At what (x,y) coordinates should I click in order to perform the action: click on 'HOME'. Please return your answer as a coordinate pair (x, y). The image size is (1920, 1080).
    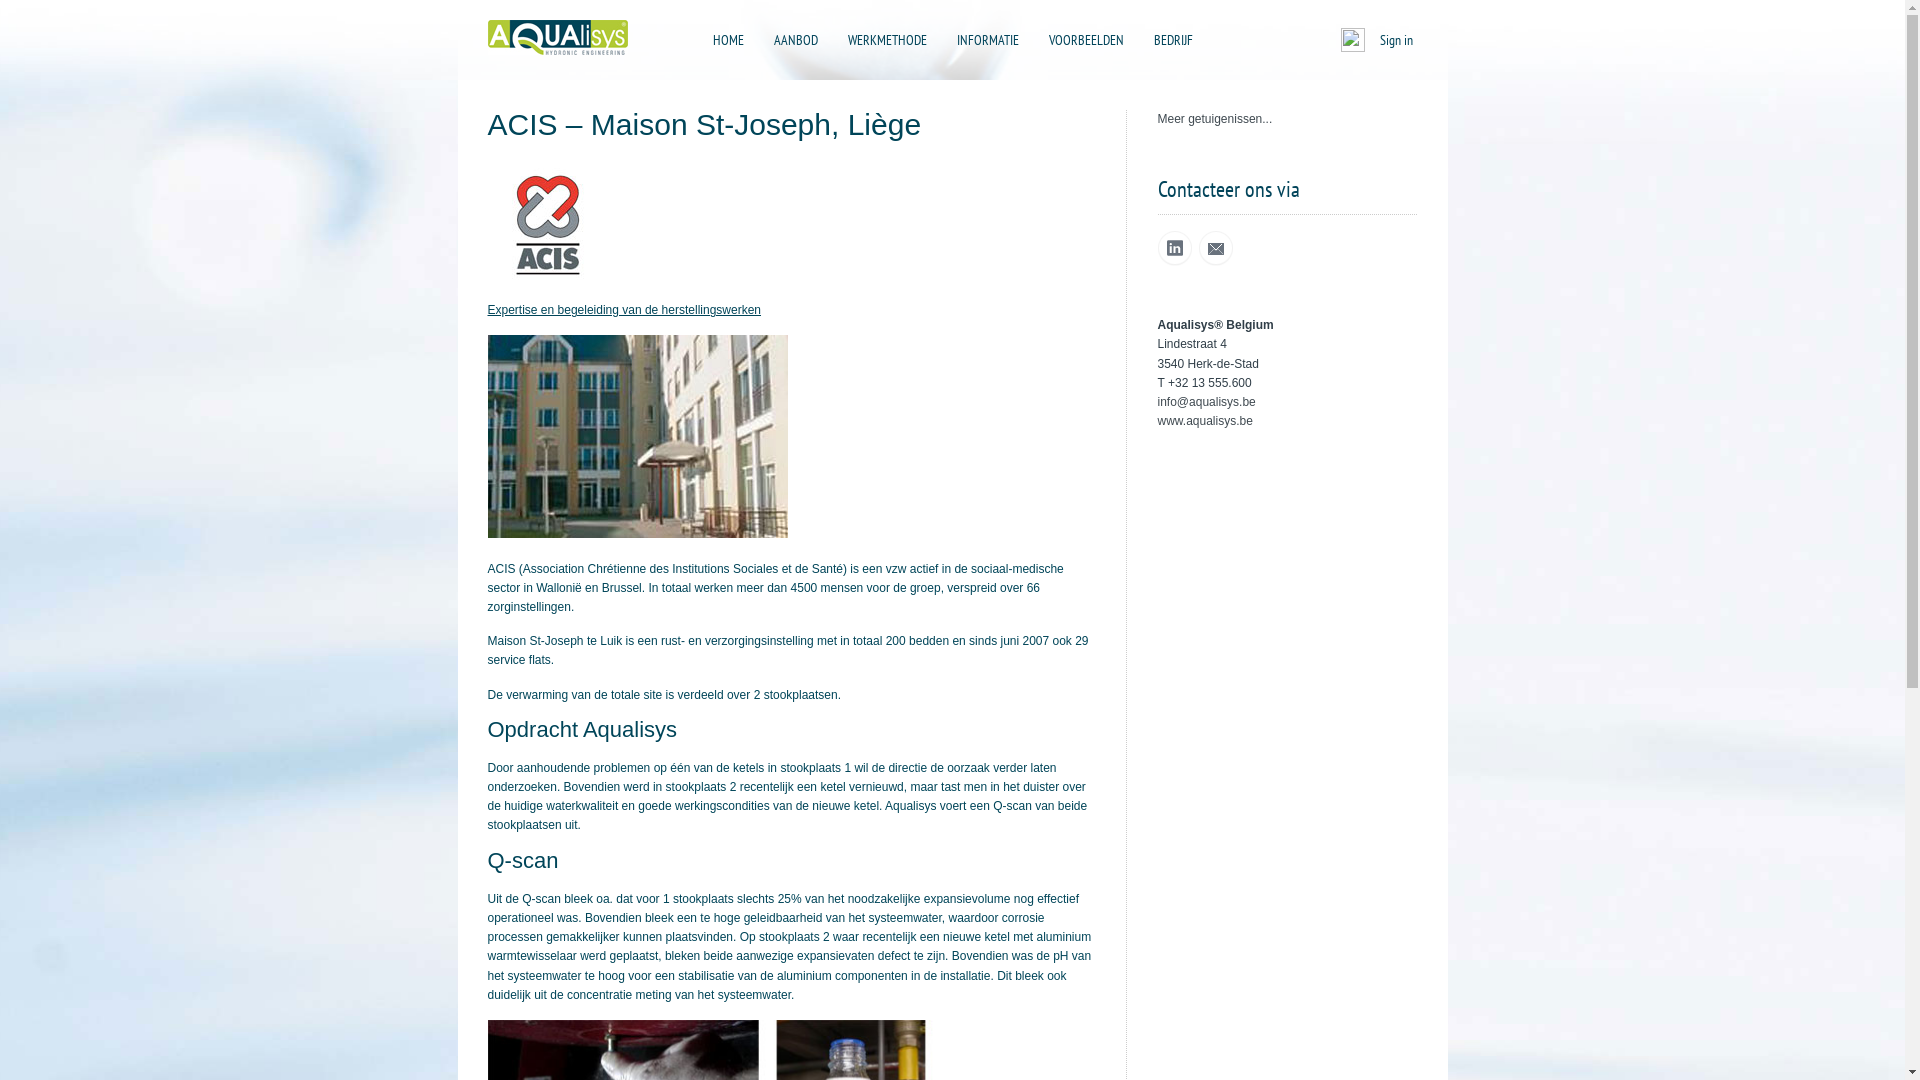
    Looking at the image, I should click on (726, 39).